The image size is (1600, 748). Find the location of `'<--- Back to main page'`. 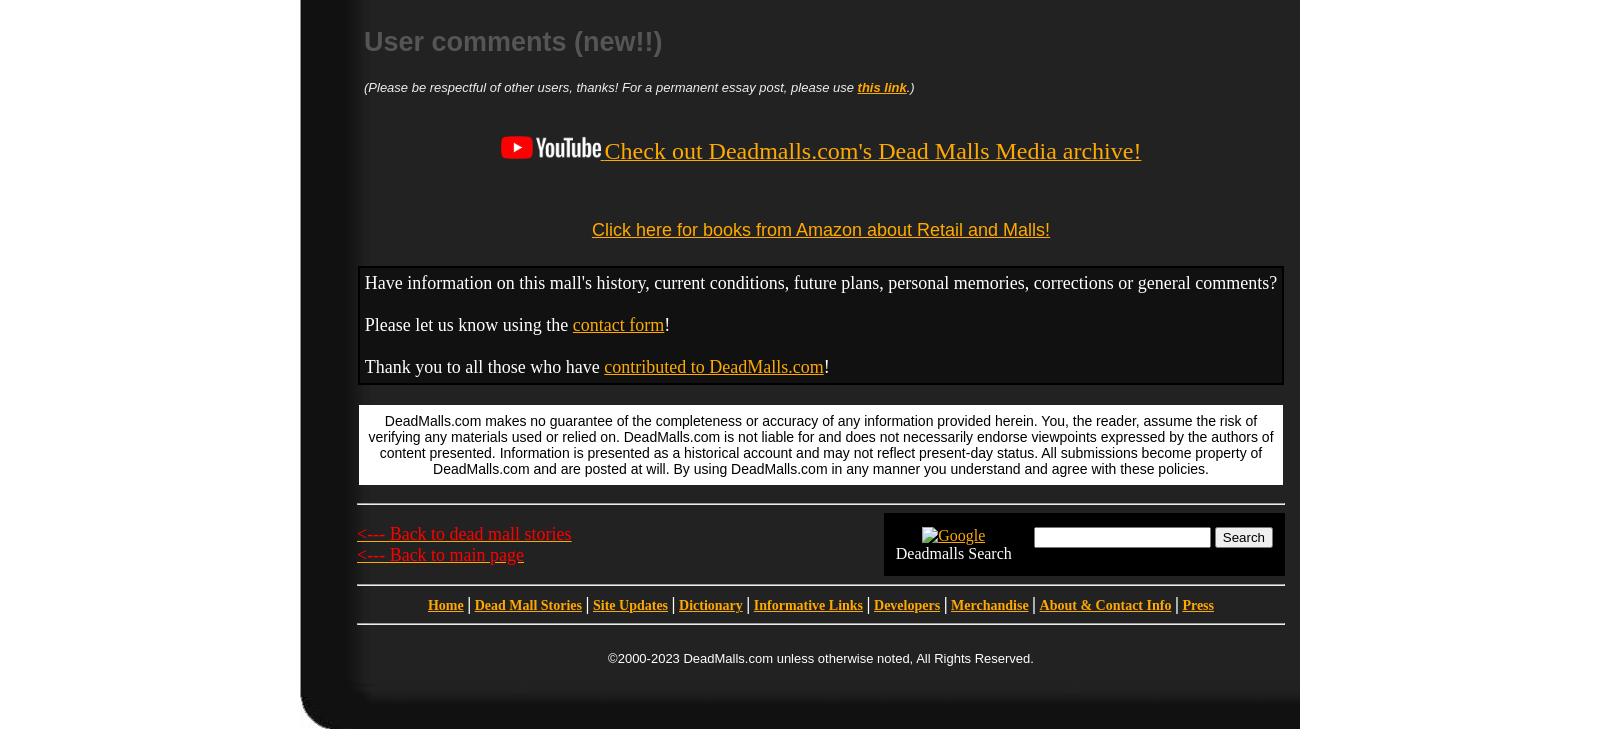

'<--- Back to main page' is located at coordinates (439, 552).